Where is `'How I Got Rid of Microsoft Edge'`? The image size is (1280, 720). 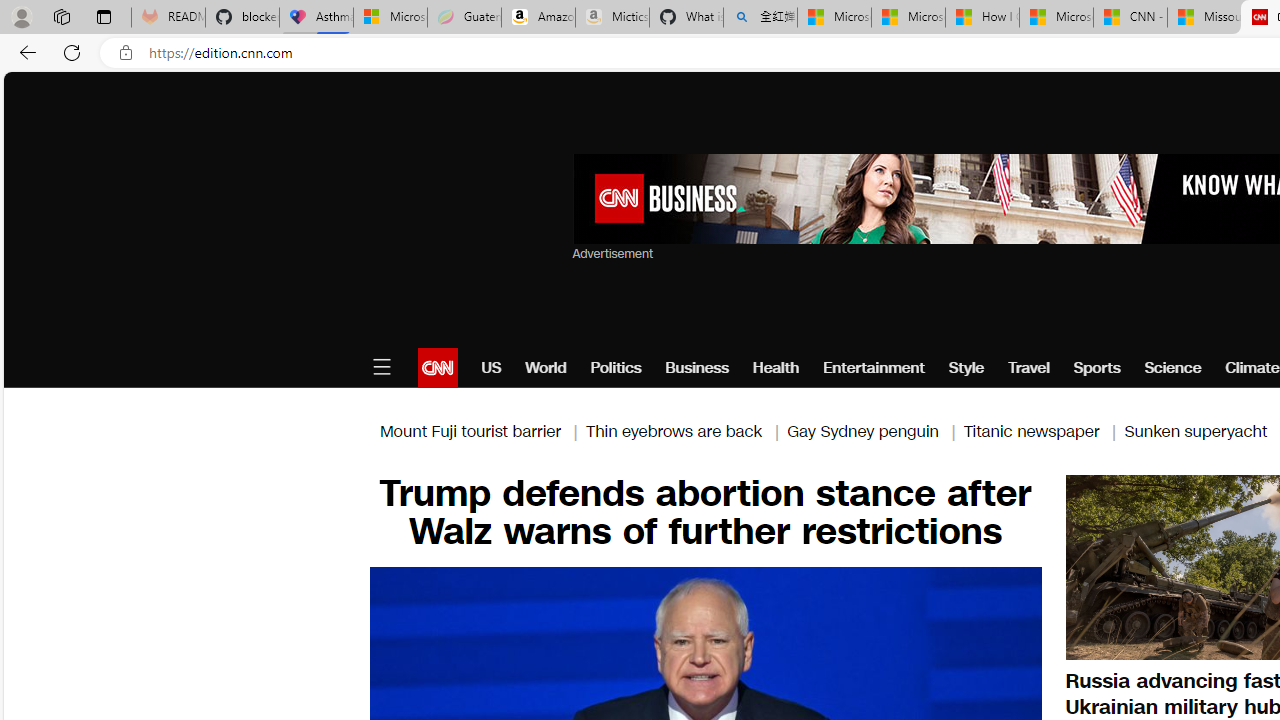
'How I Got Rid of Microsoft Edge' is located at coordinates (982, 17).